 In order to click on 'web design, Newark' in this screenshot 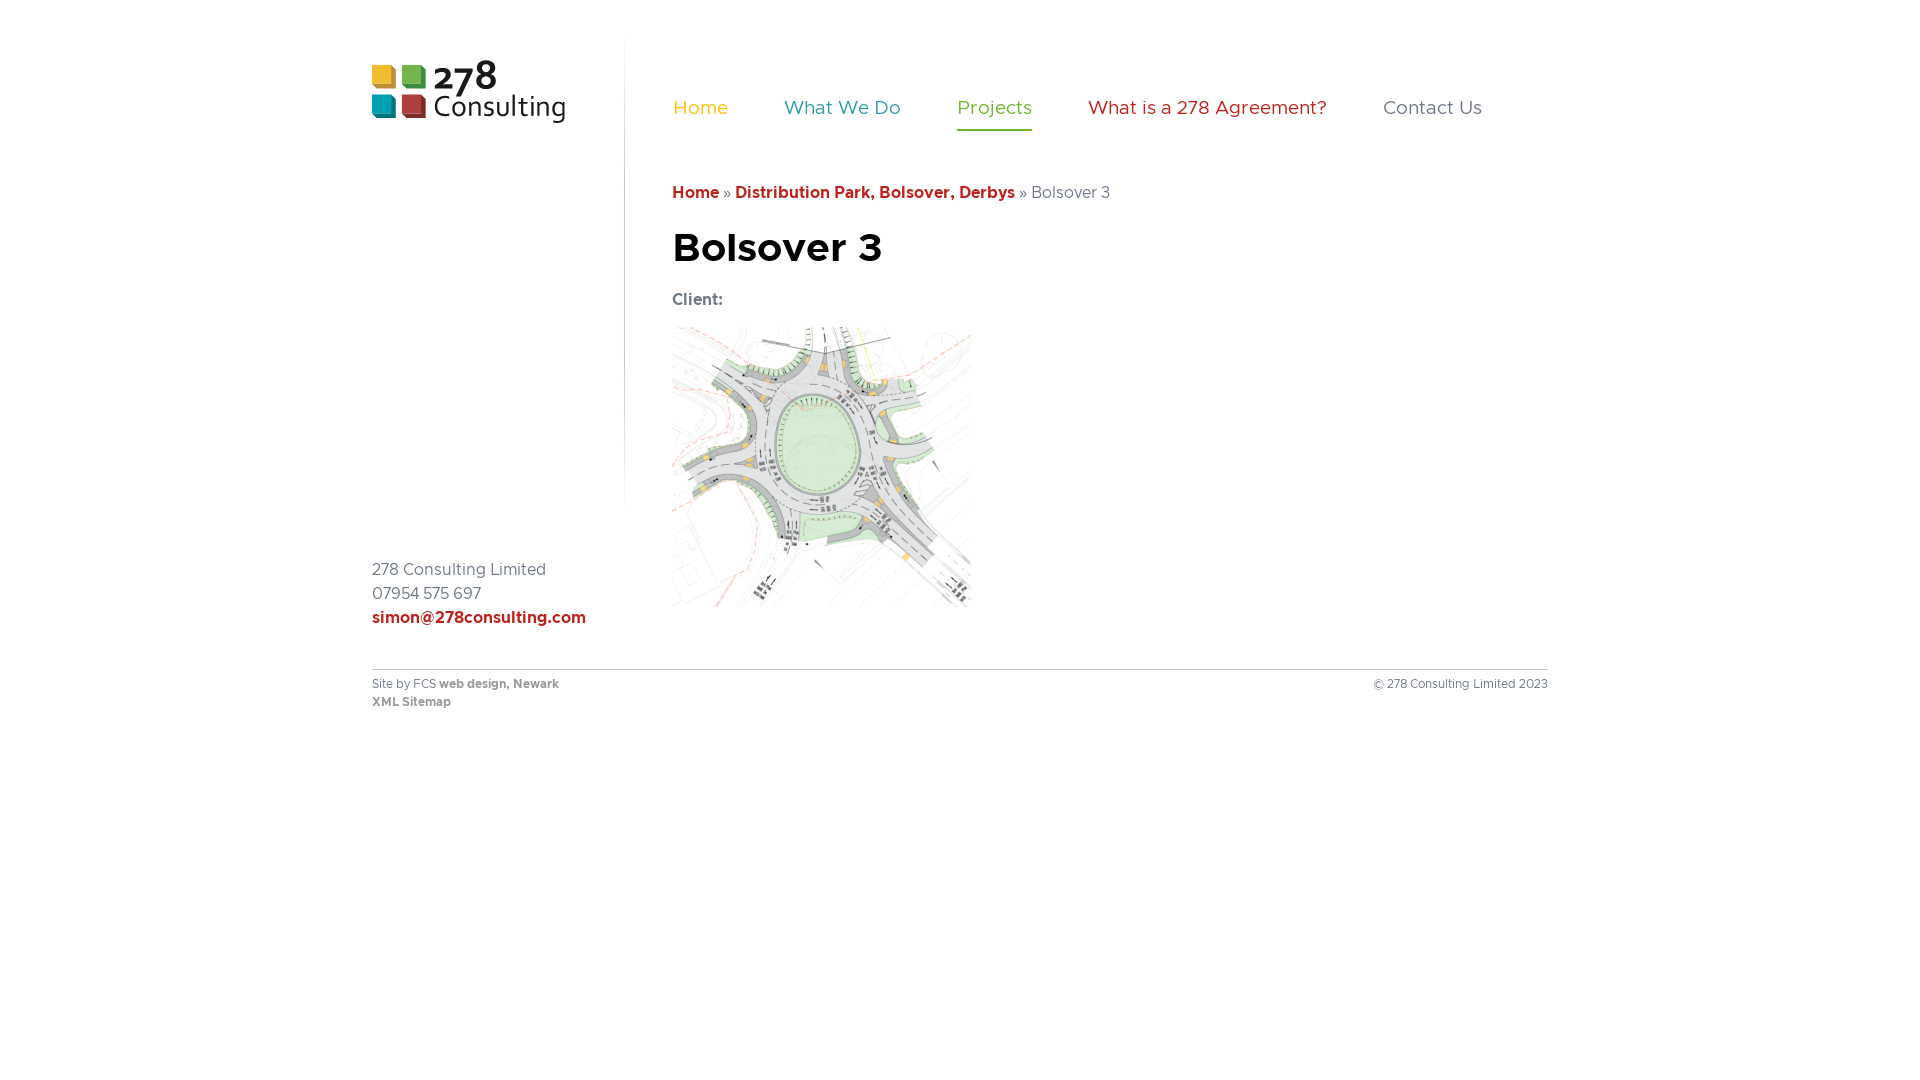, I will do `click(499, 682)`.